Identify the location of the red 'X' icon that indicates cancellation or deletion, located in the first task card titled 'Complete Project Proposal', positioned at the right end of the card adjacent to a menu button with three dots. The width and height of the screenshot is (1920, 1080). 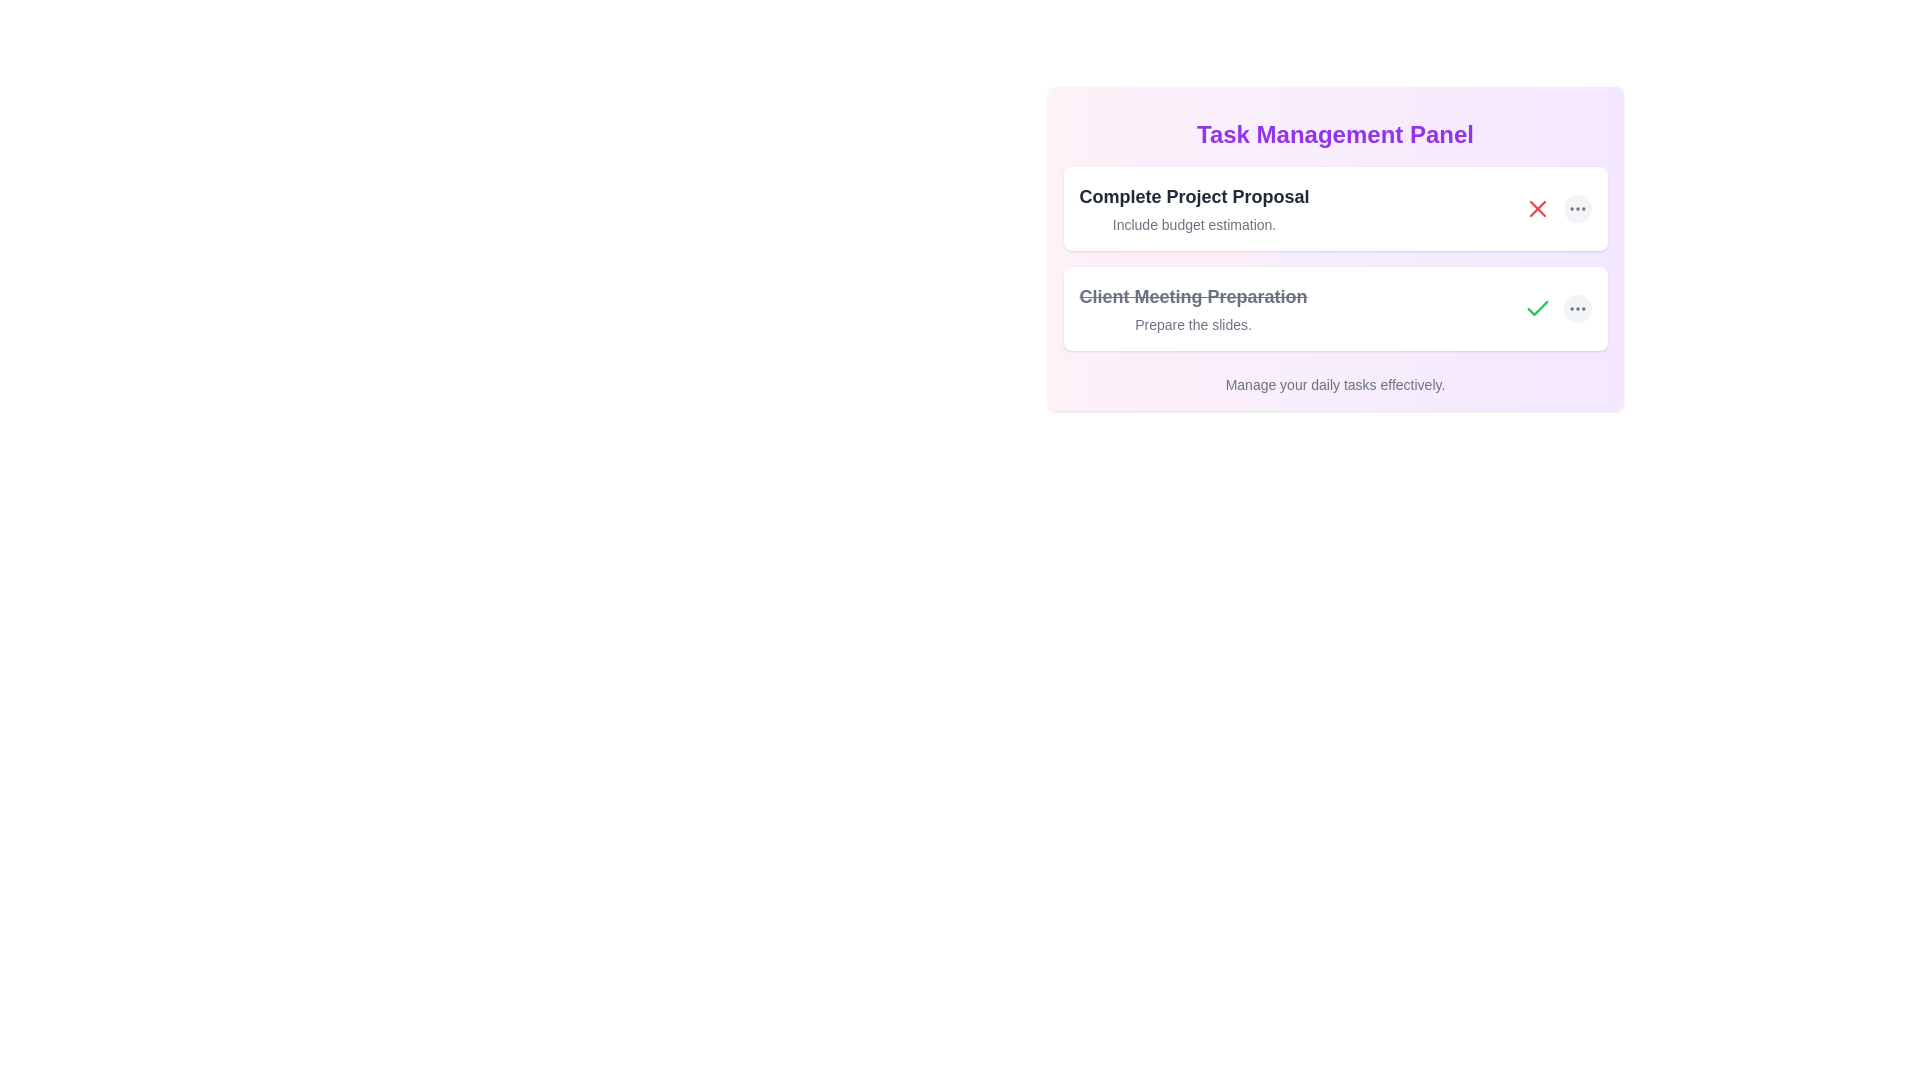
(1536, 208).